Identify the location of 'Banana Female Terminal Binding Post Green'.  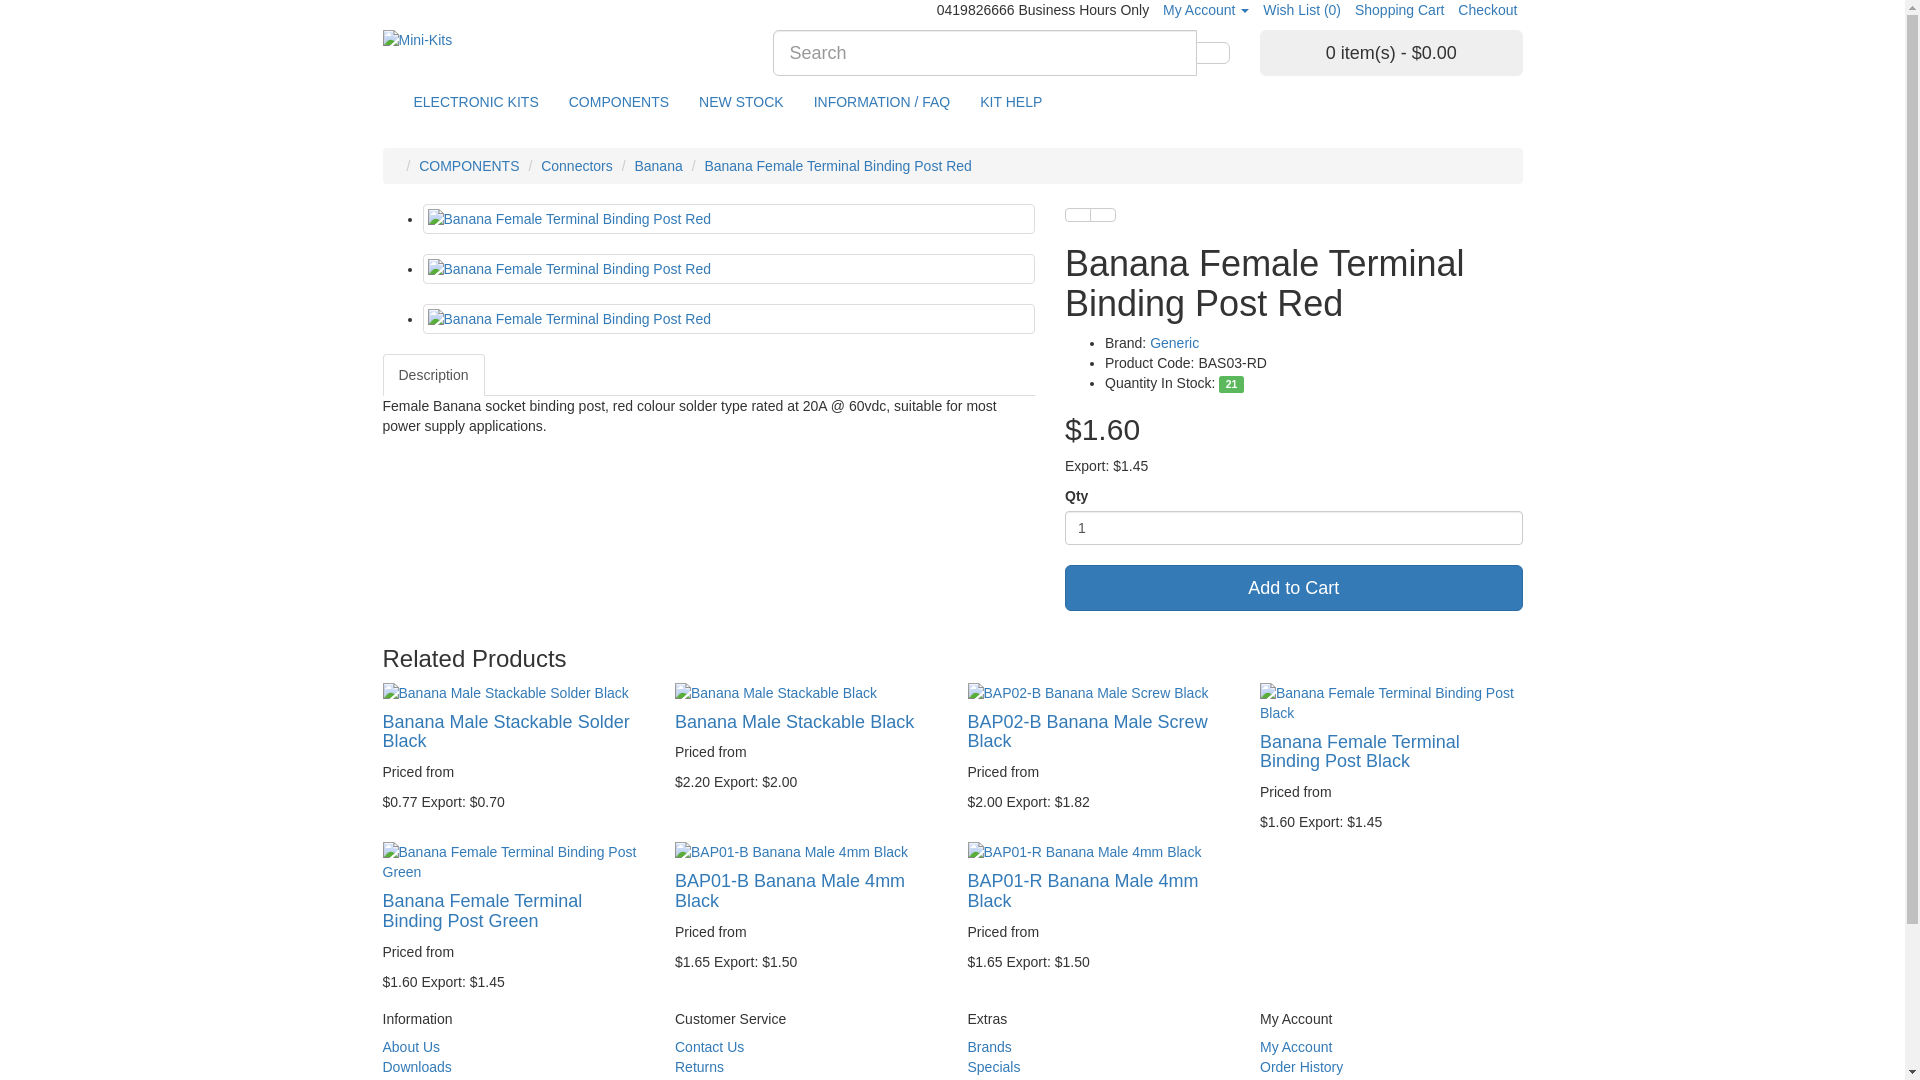
(481, 910).